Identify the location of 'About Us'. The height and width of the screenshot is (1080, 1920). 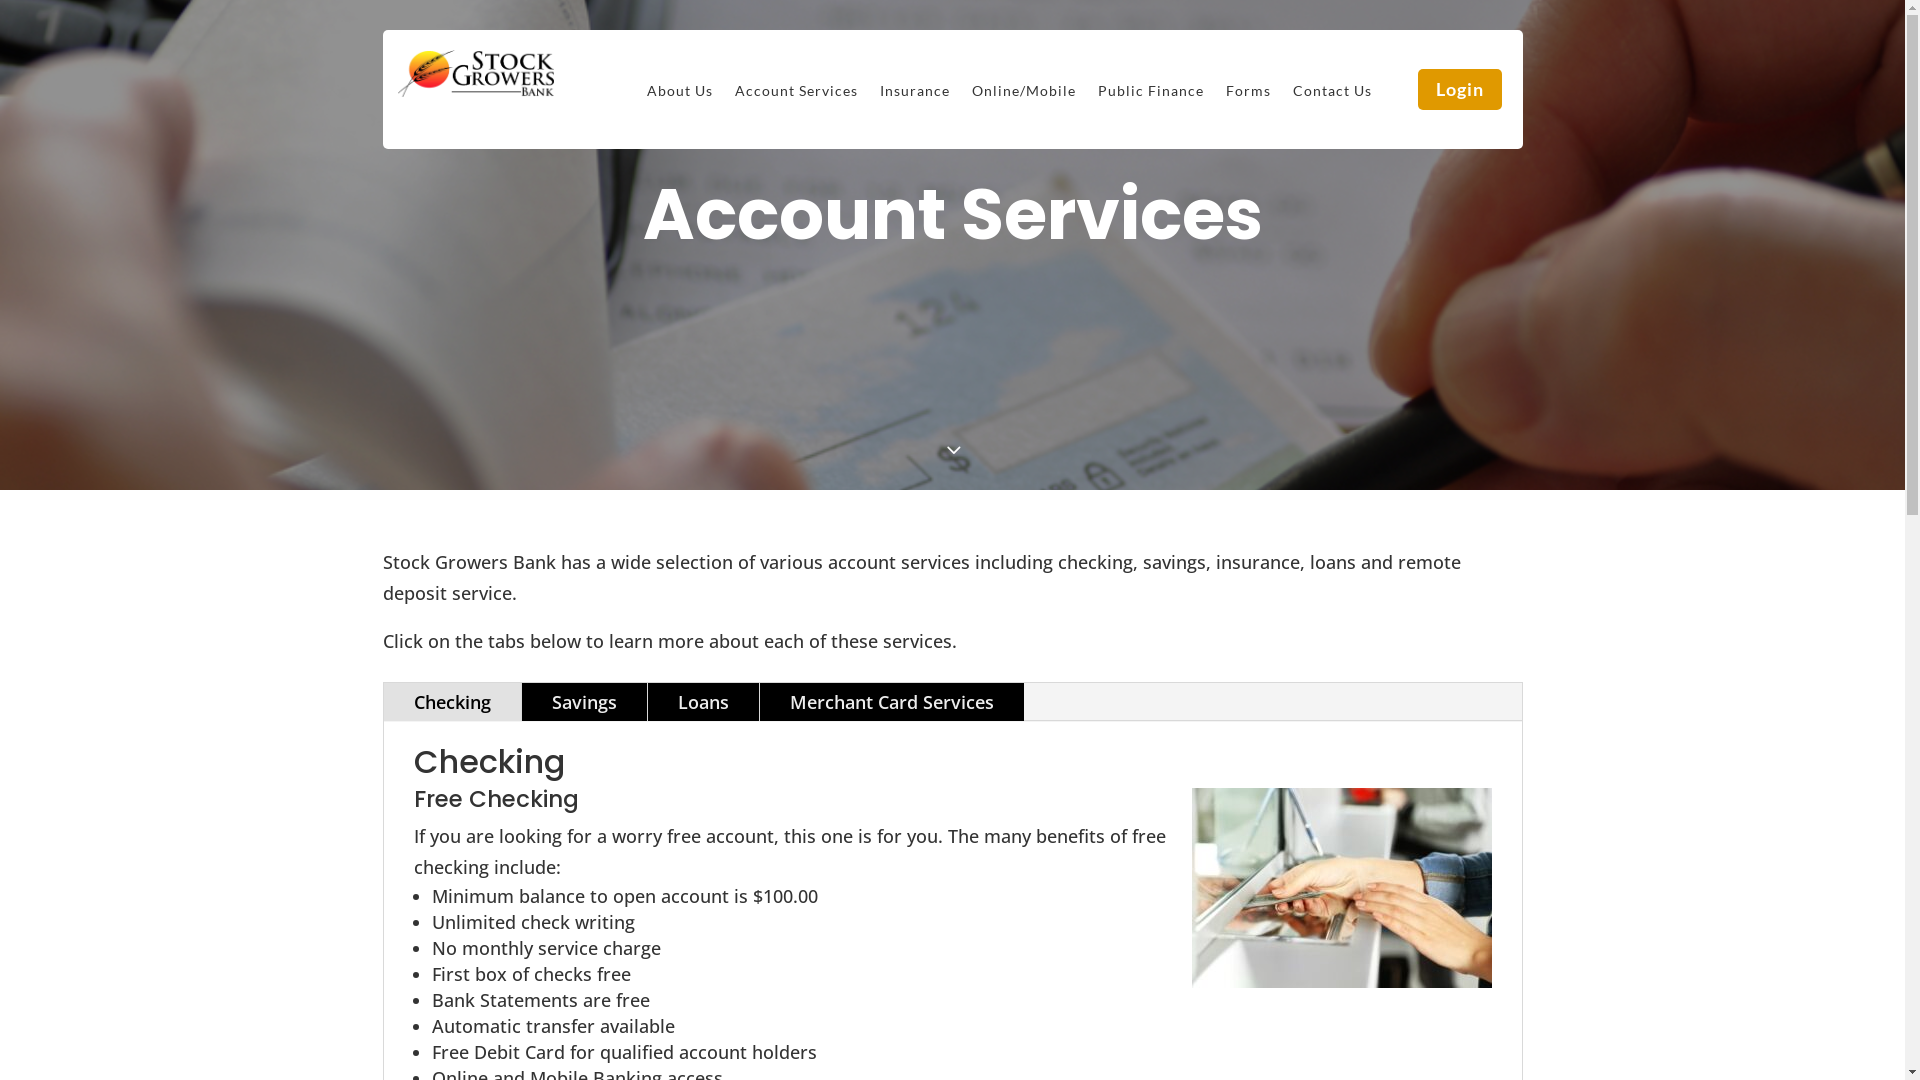
(680, 95).